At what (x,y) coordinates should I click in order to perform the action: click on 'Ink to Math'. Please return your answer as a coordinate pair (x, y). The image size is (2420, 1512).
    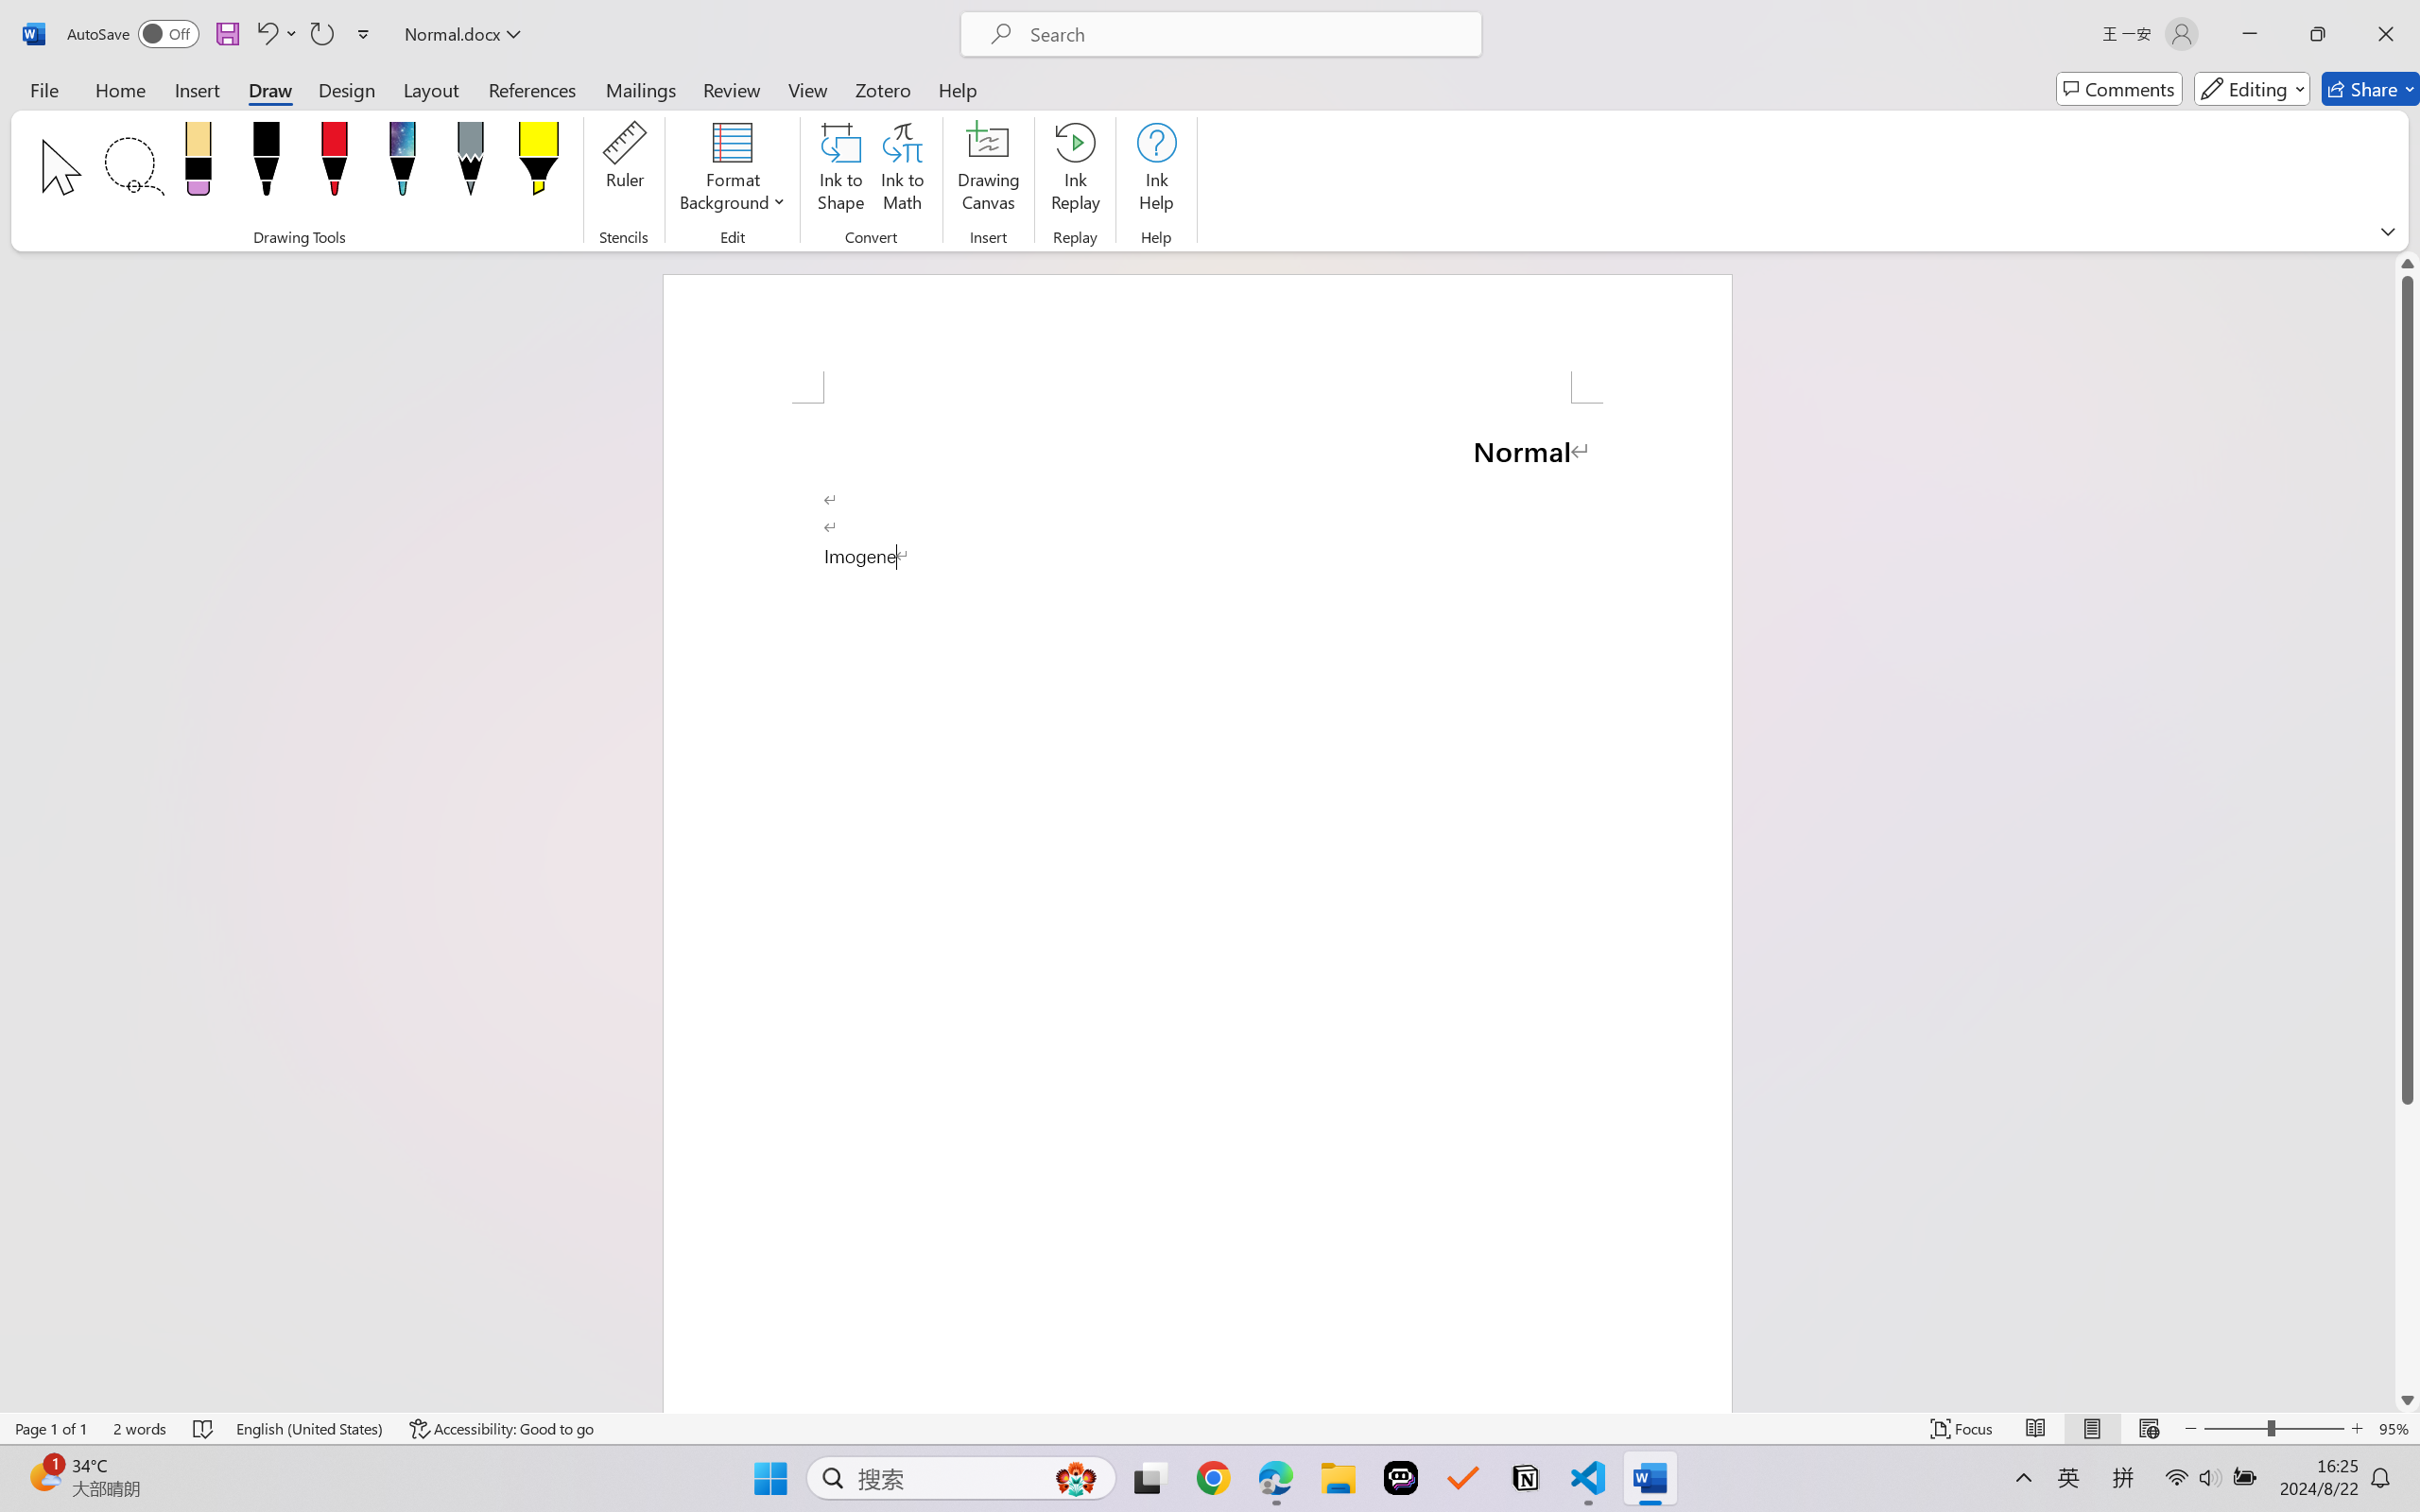
    Looking at the image, I should click on (902, 170).